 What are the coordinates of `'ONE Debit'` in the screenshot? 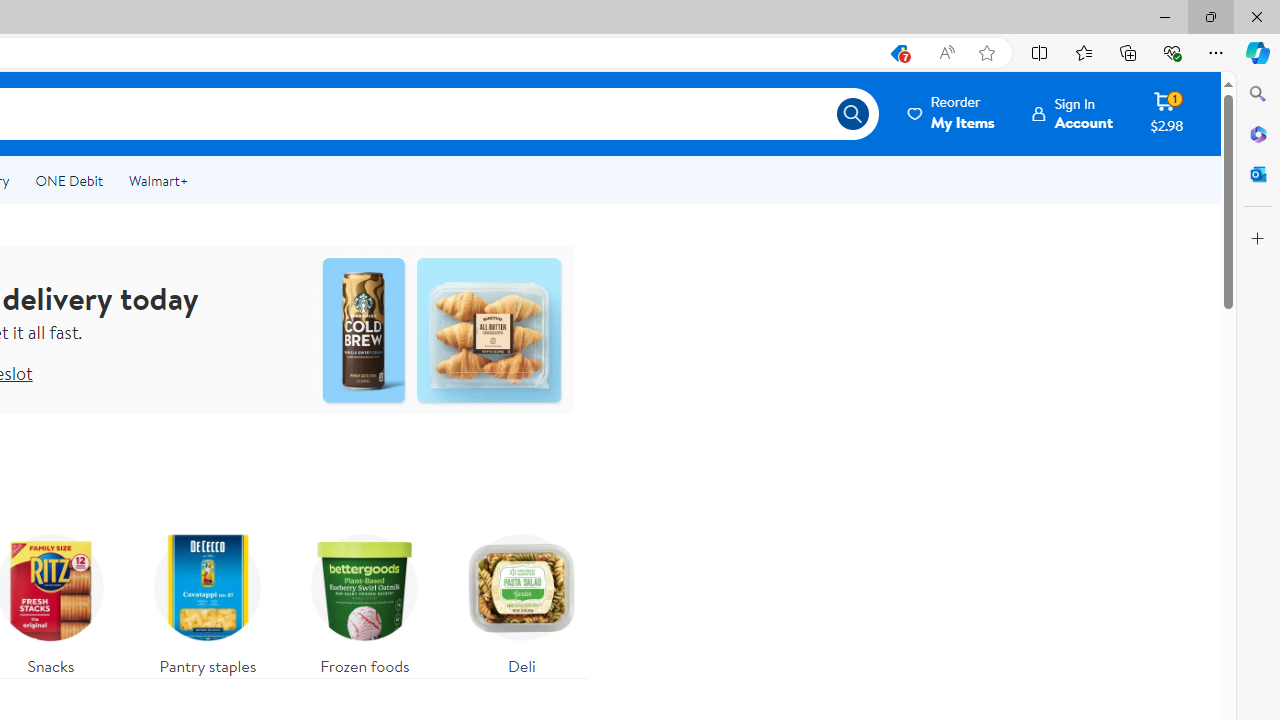 It's located at (69, 181).